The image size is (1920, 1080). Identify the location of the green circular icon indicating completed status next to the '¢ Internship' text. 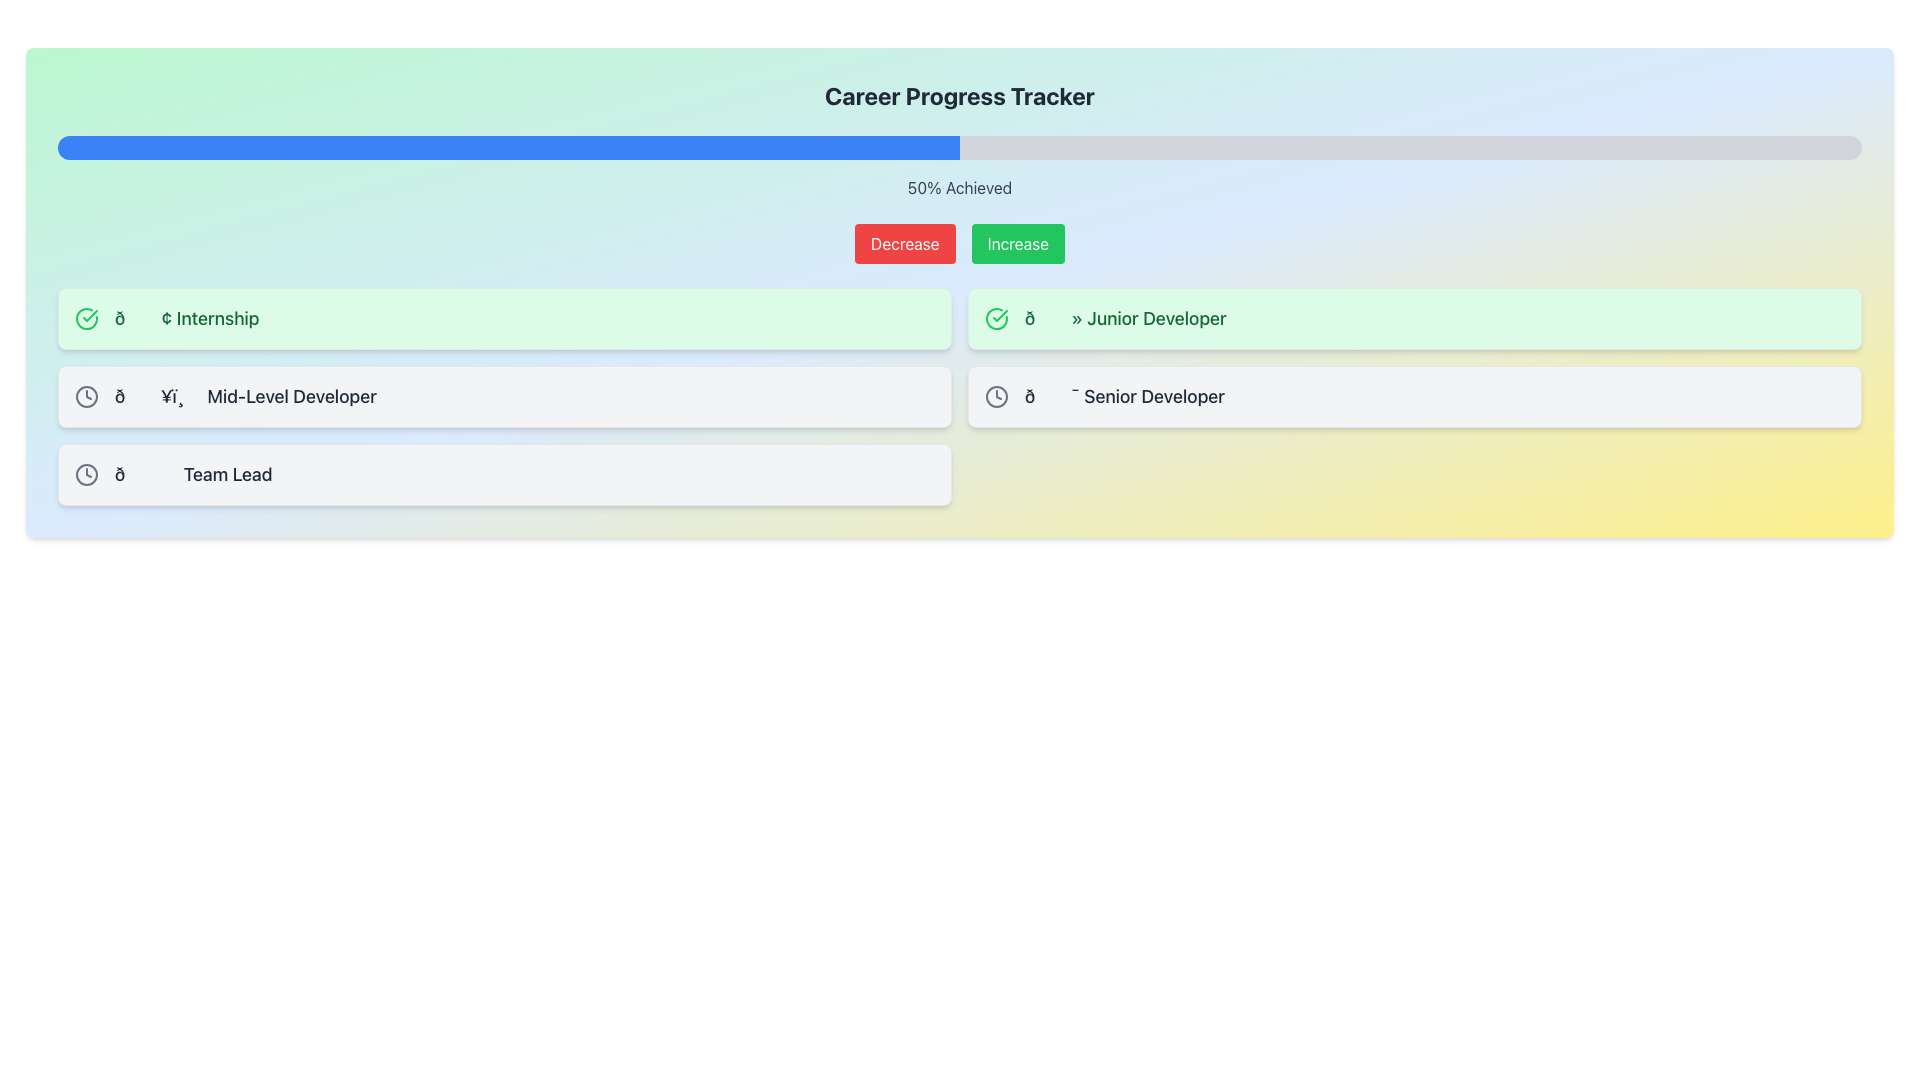
(89, 315).